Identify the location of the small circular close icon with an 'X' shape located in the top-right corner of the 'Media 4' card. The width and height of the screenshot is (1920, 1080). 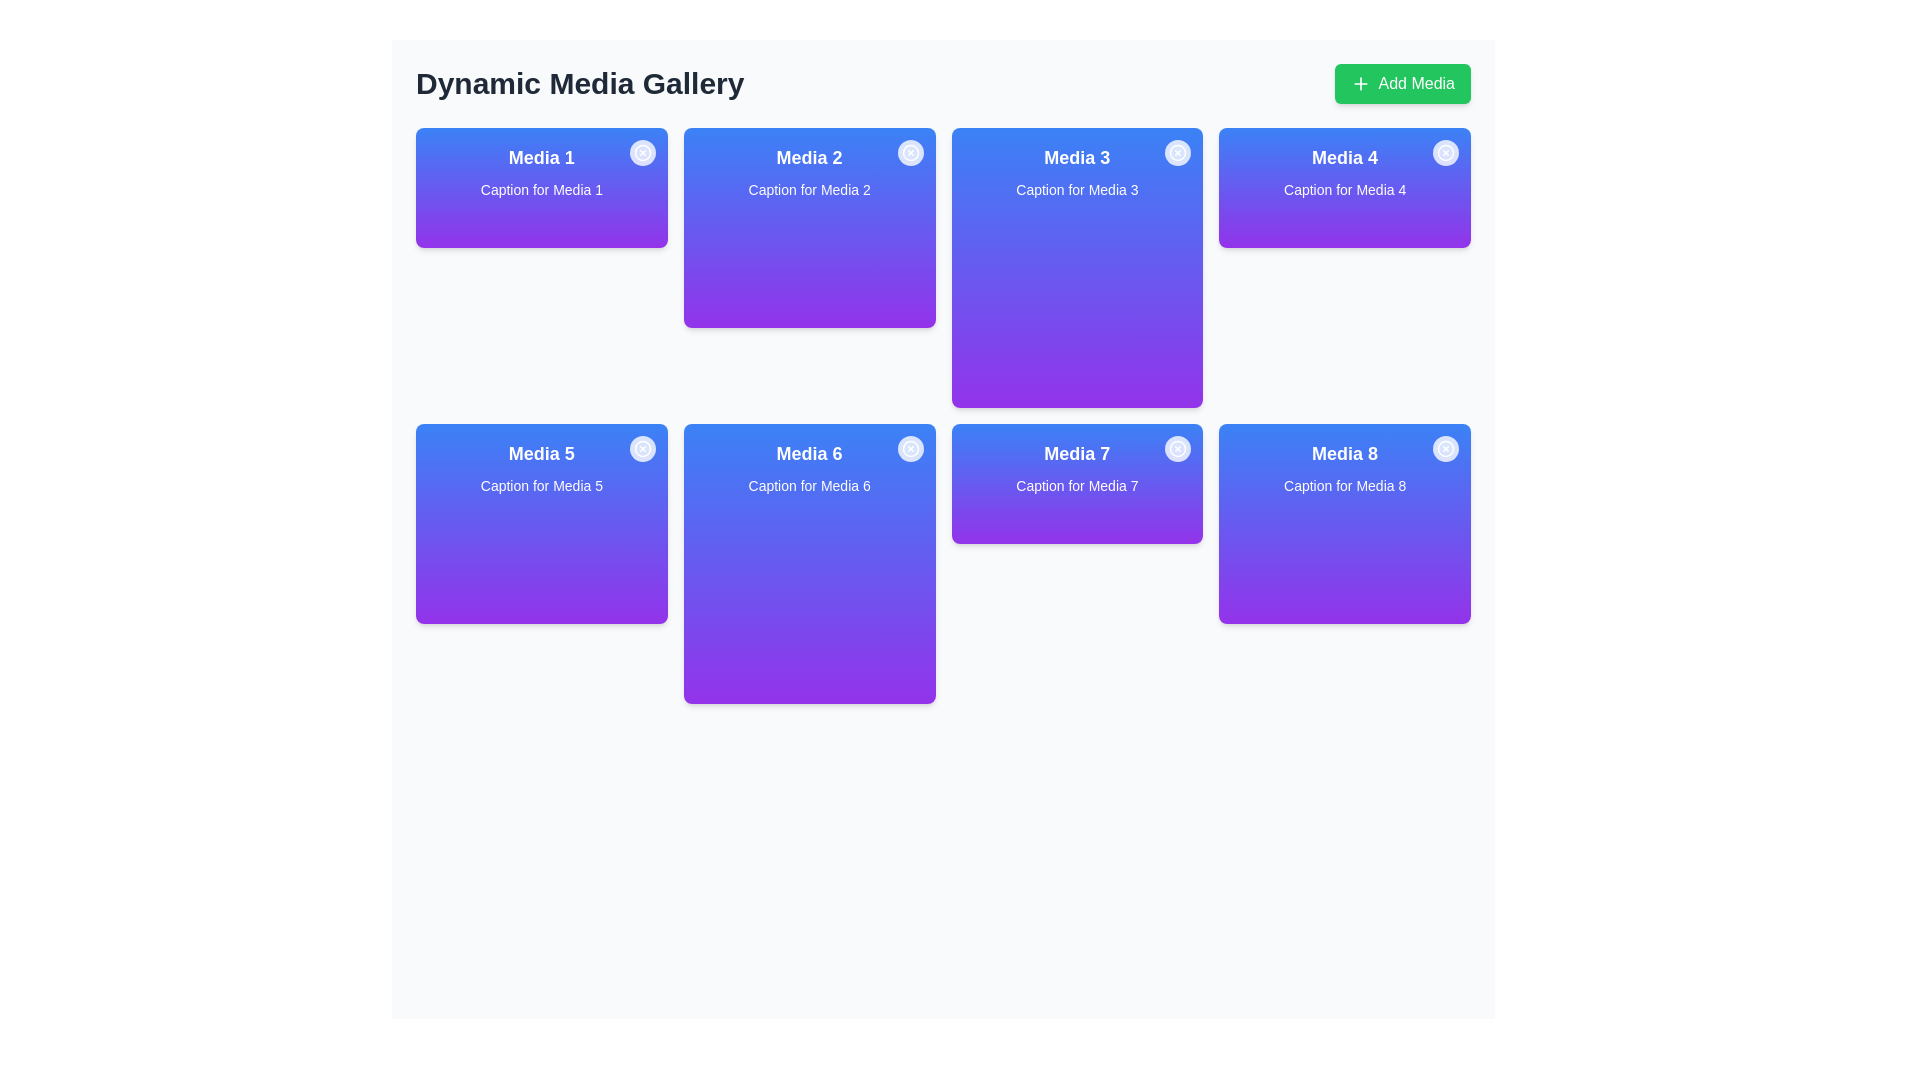
(1445, 153).